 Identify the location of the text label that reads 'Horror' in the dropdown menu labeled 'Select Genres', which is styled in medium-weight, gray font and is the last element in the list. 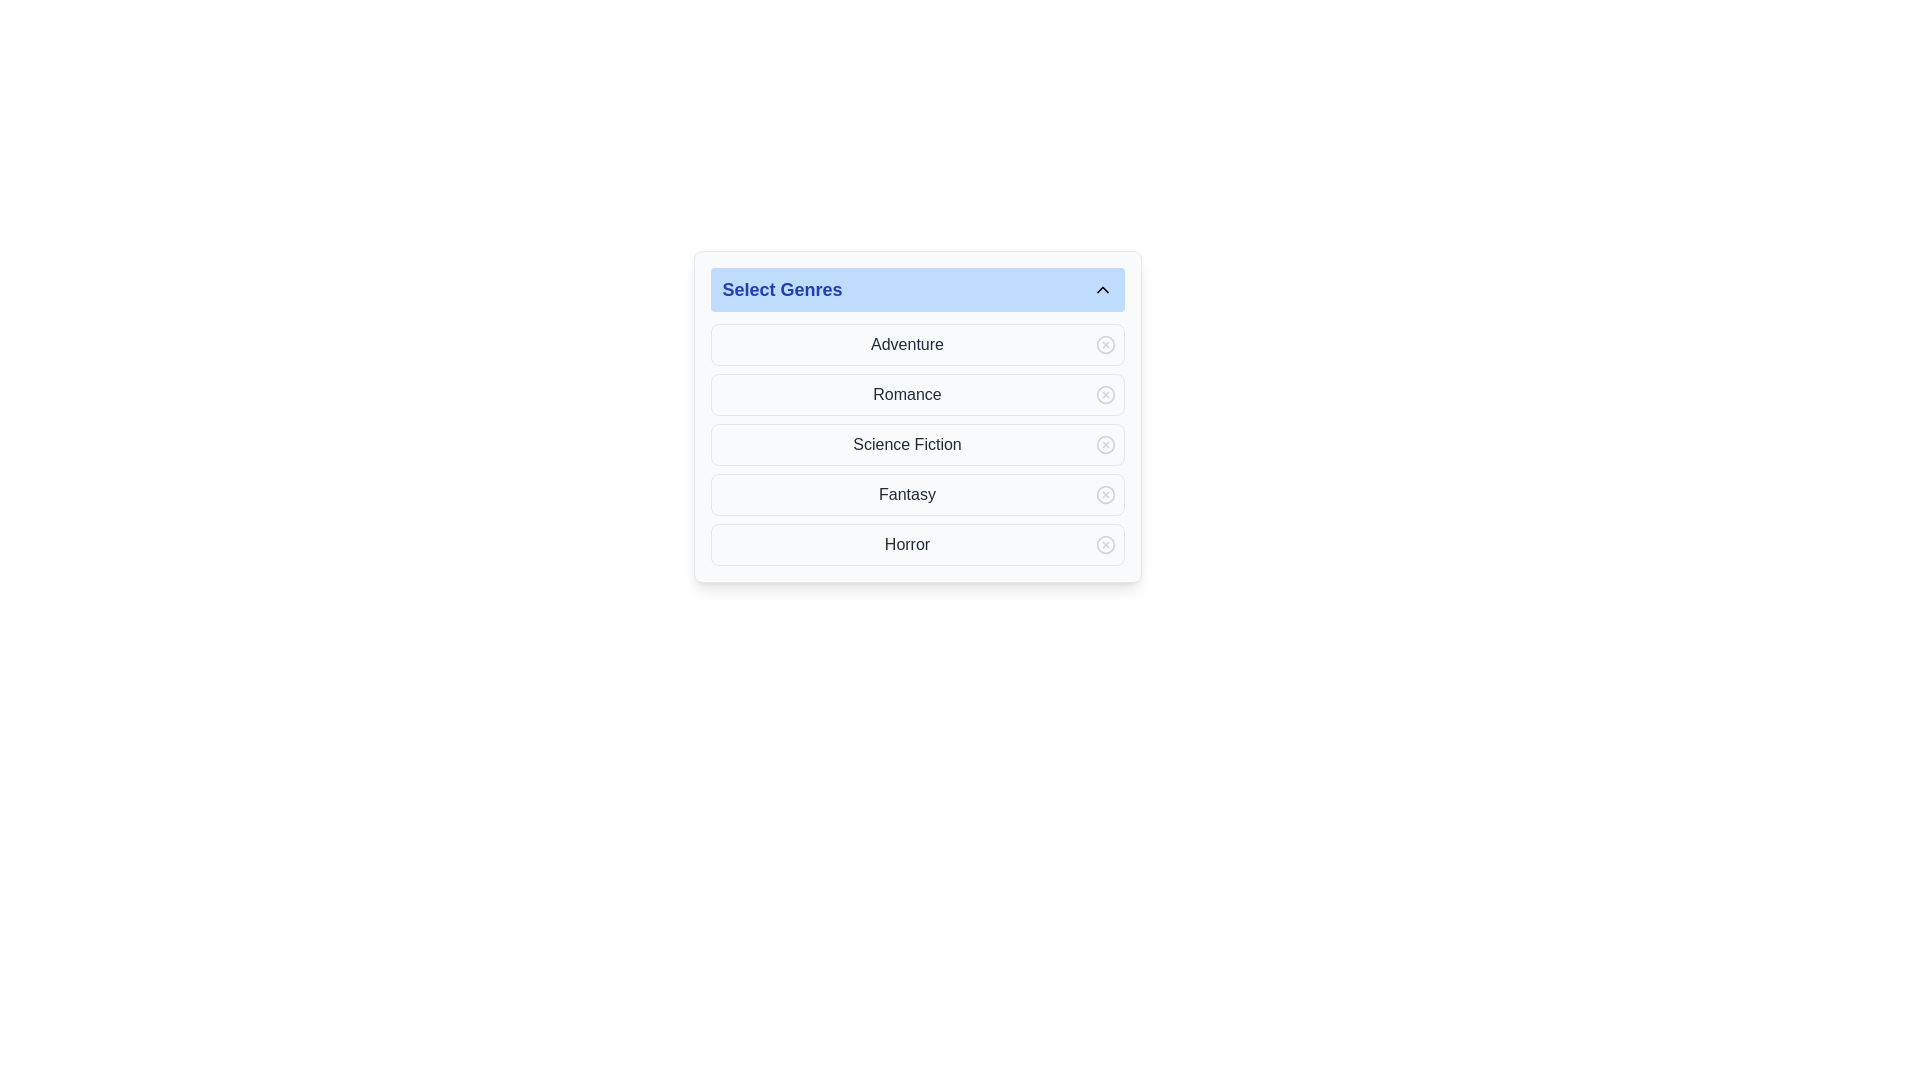
(906, 544).